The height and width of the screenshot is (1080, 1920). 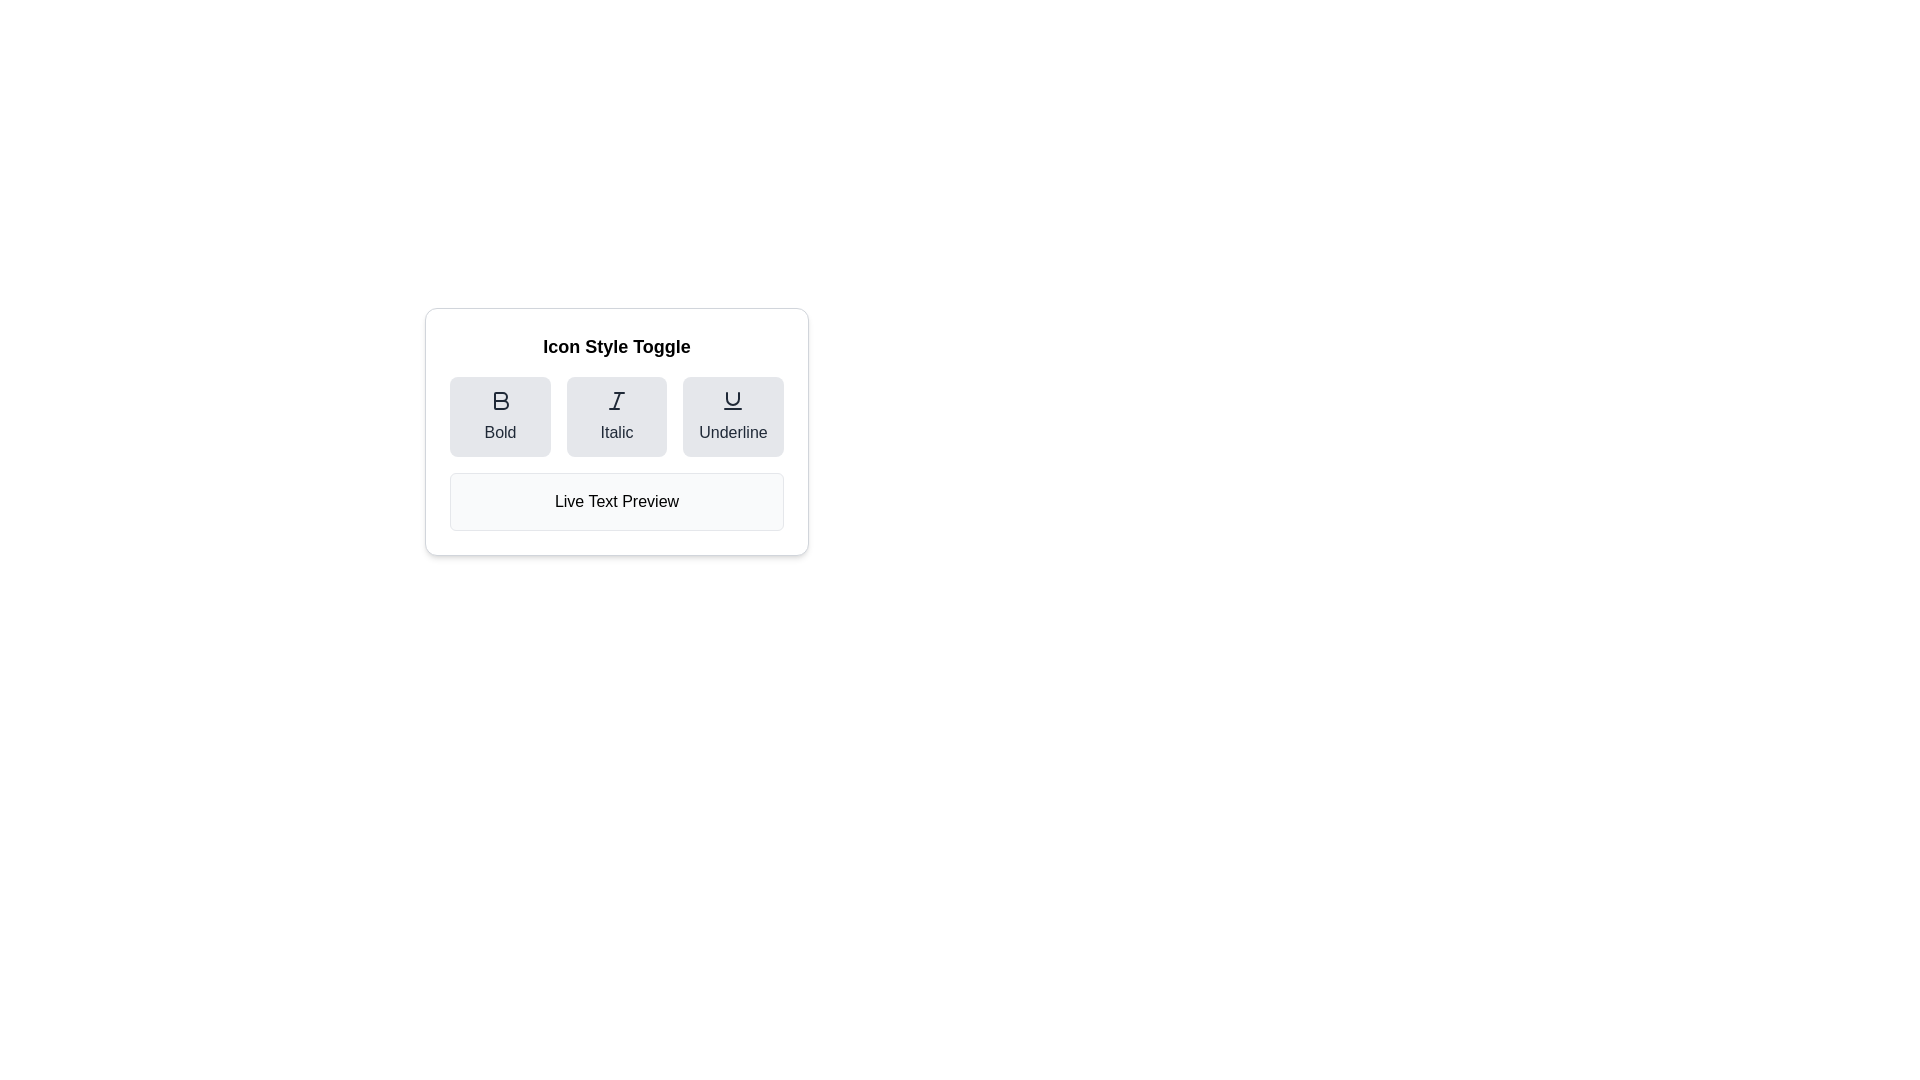 I want to click on 'Underline' button to toggle the underline style, so click(x=732, y=415).